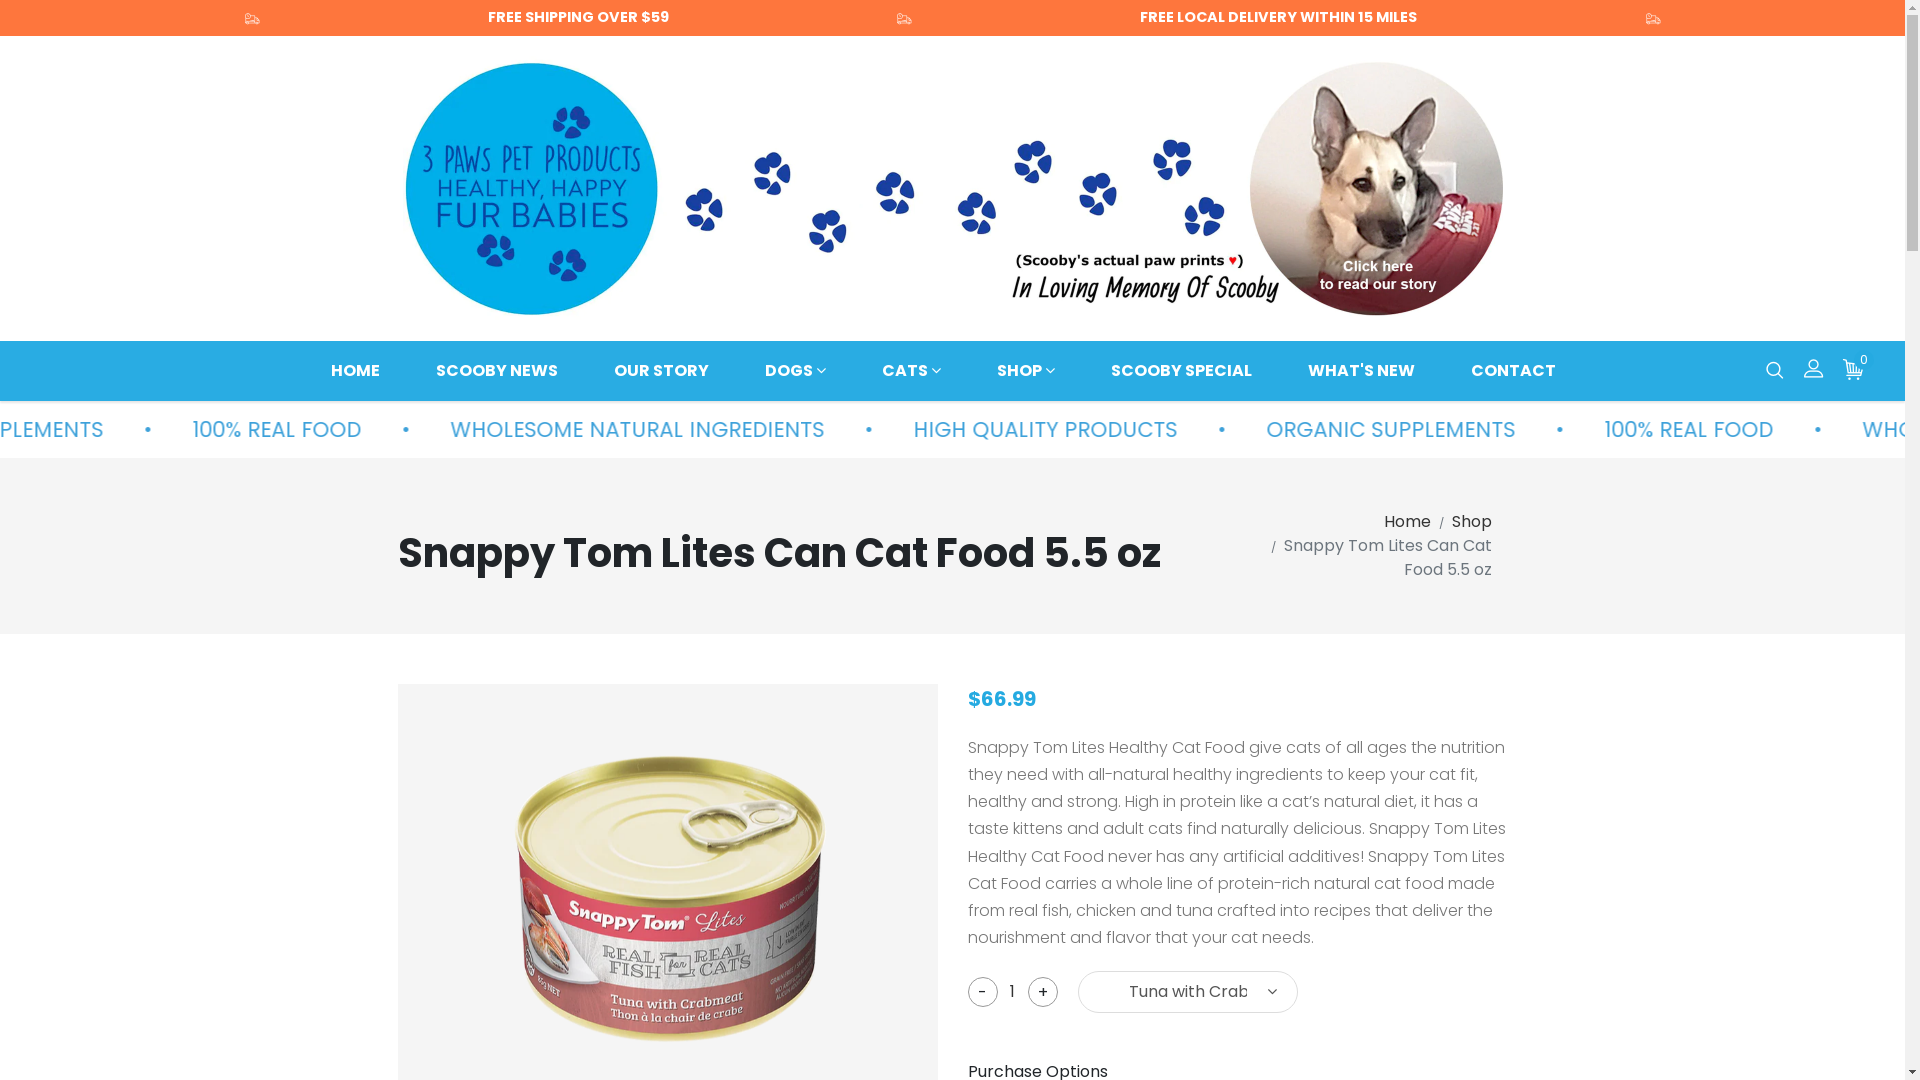  What do you see at coordinates (1181, 370) in the screenshot?
I see `'SCOOBY SPECIAL'` at bounding box center [1181, 370].